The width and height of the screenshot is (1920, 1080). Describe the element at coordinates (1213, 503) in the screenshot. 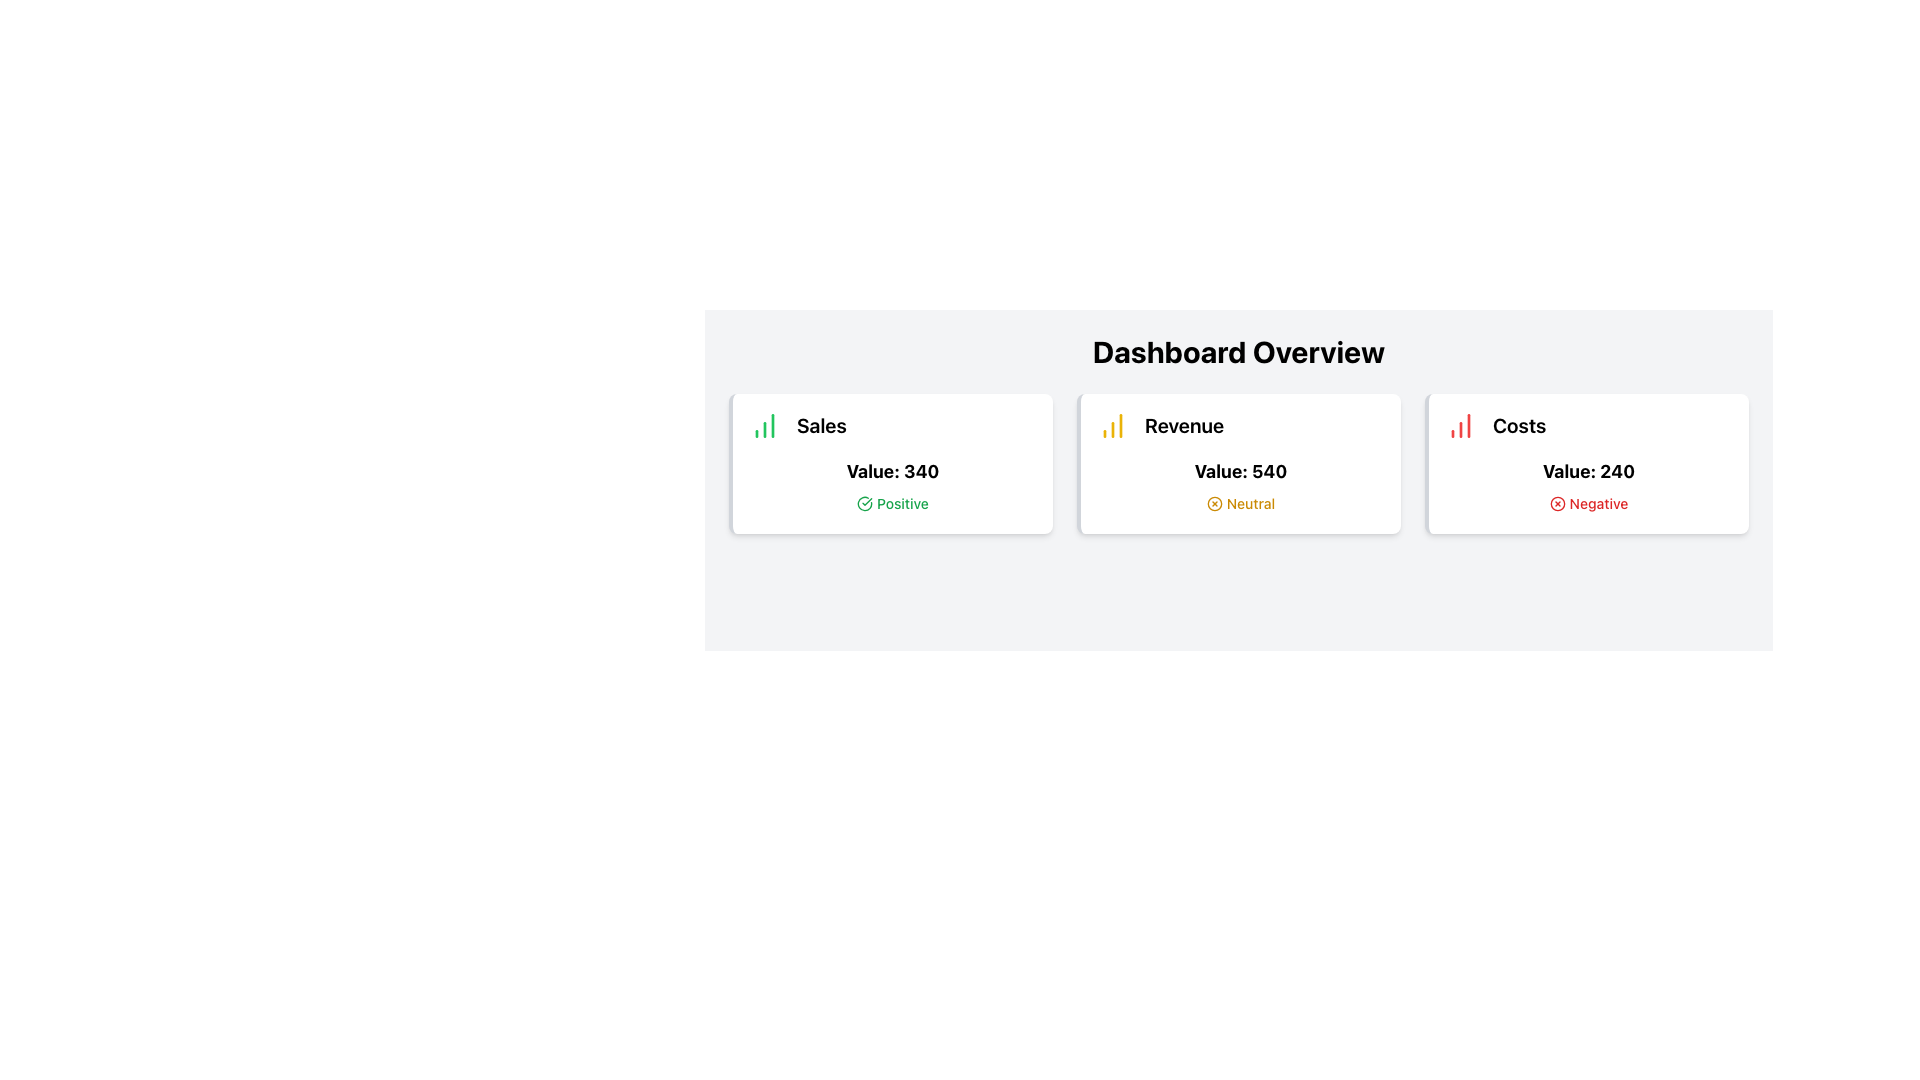

I see `the 'Neutral' status icon in the 'Revenue' card, which is centrally located between the icon and the 'Neutral' text` at that location.